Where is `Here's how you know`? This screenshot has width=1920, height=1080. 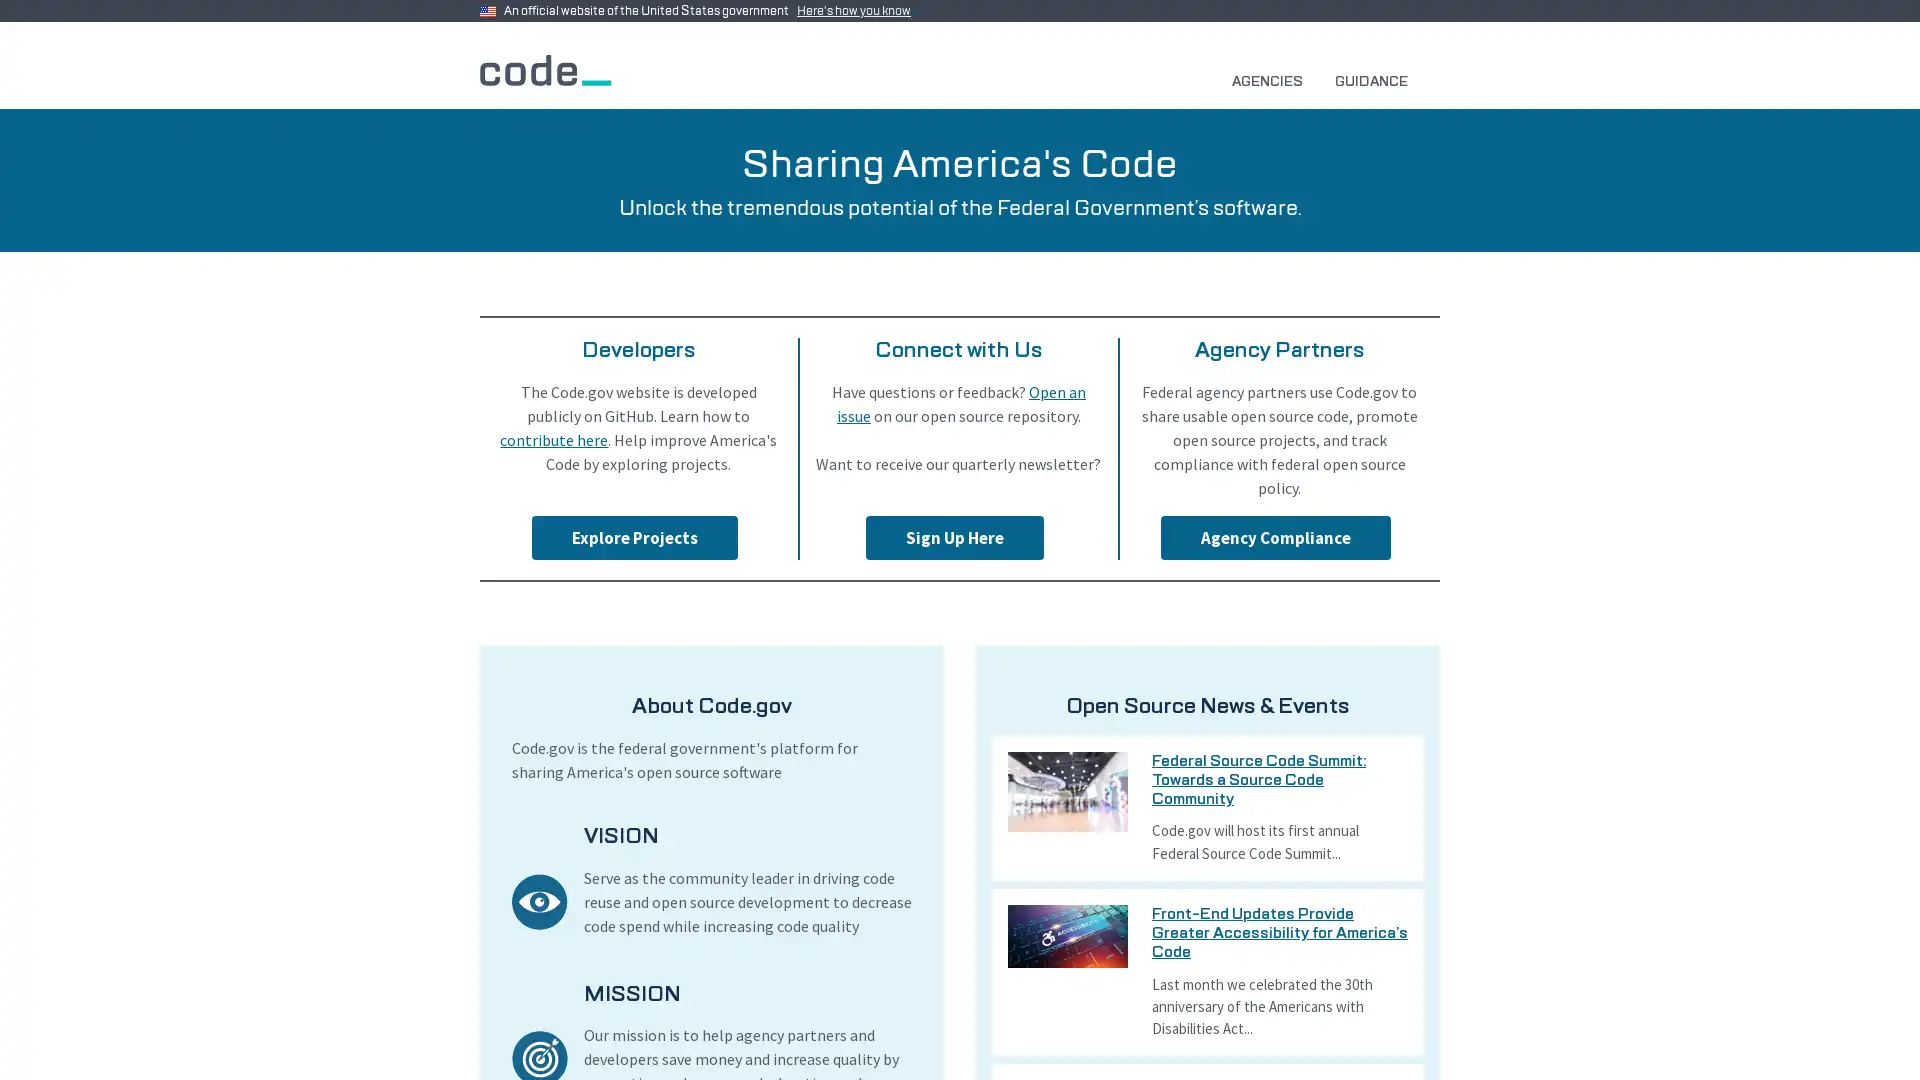
Here's how you know is located at coordinates (858, 11).